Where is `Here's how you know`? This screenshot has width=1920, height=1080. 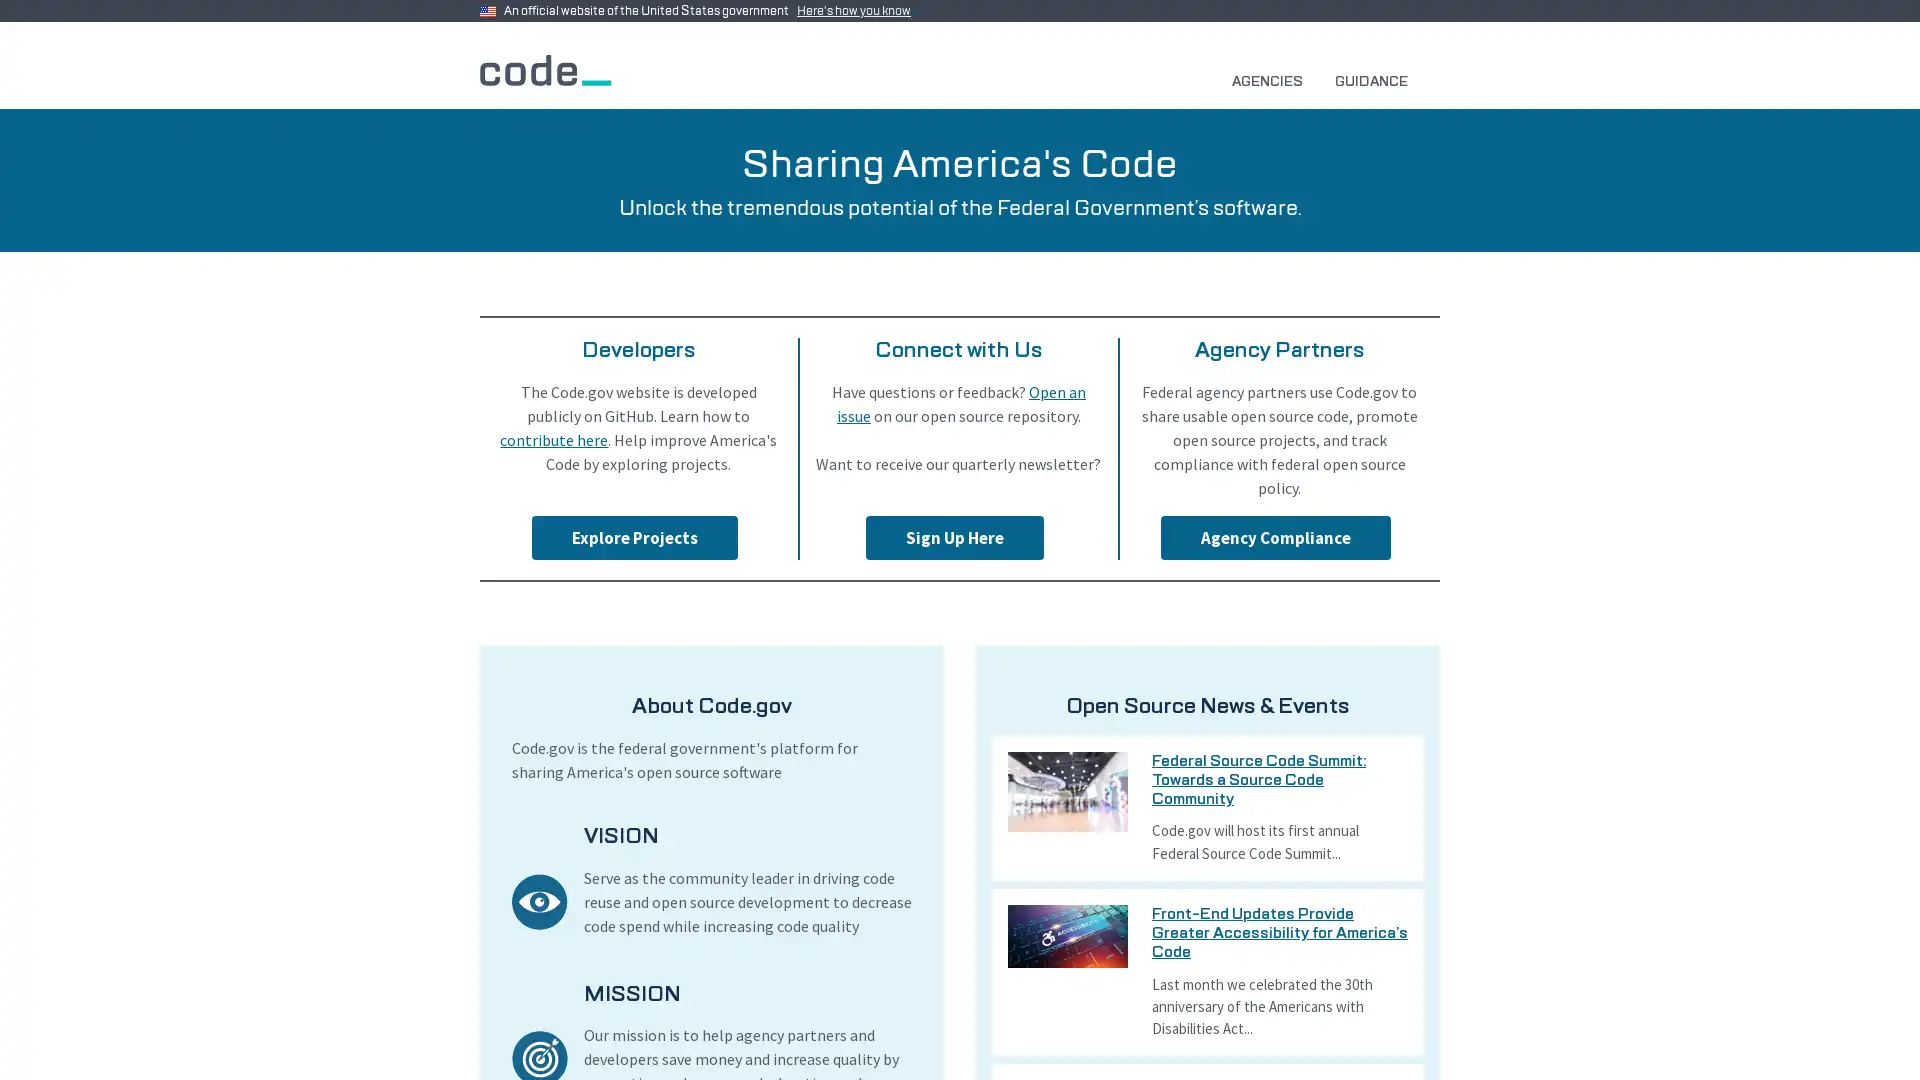
Here's how you know is located at coordinates (858, 11).